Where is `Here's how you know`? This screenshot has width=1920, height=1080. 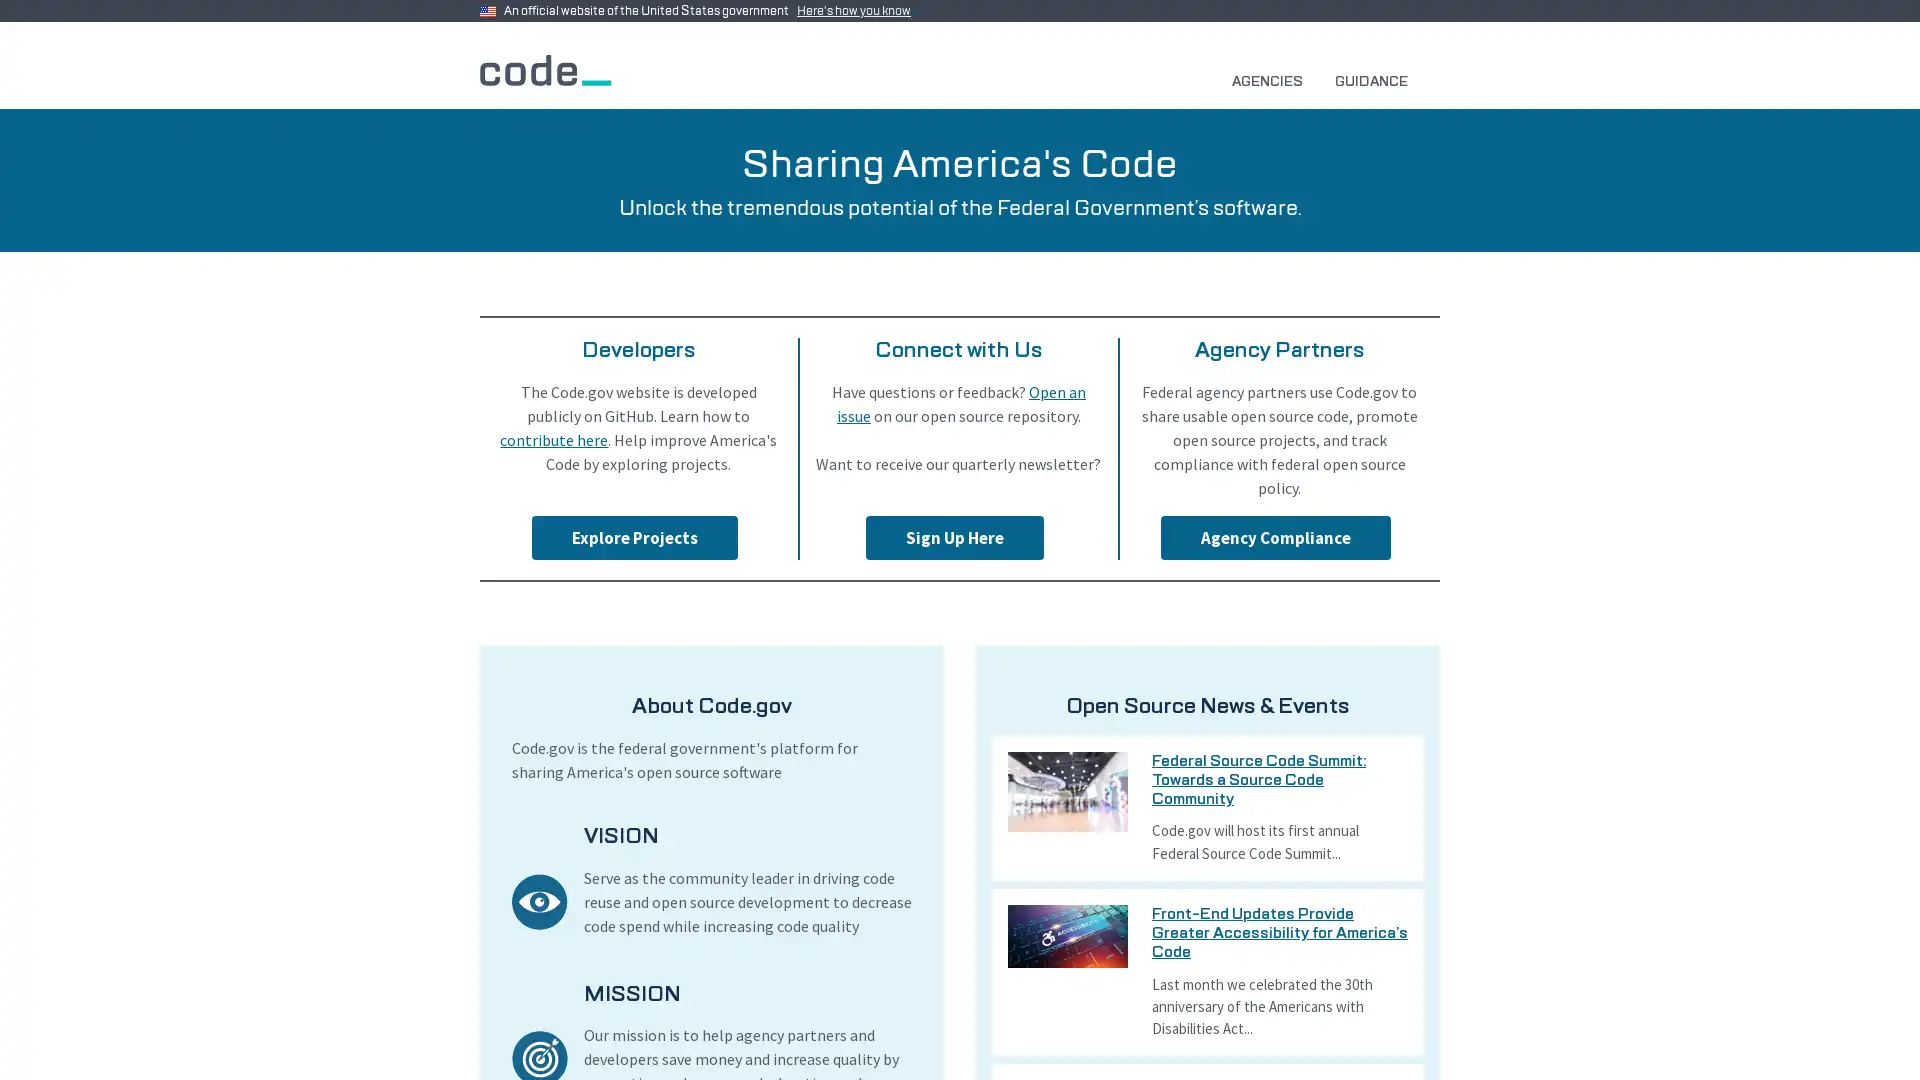
Here's how you know is located at coordinates (858, 11).